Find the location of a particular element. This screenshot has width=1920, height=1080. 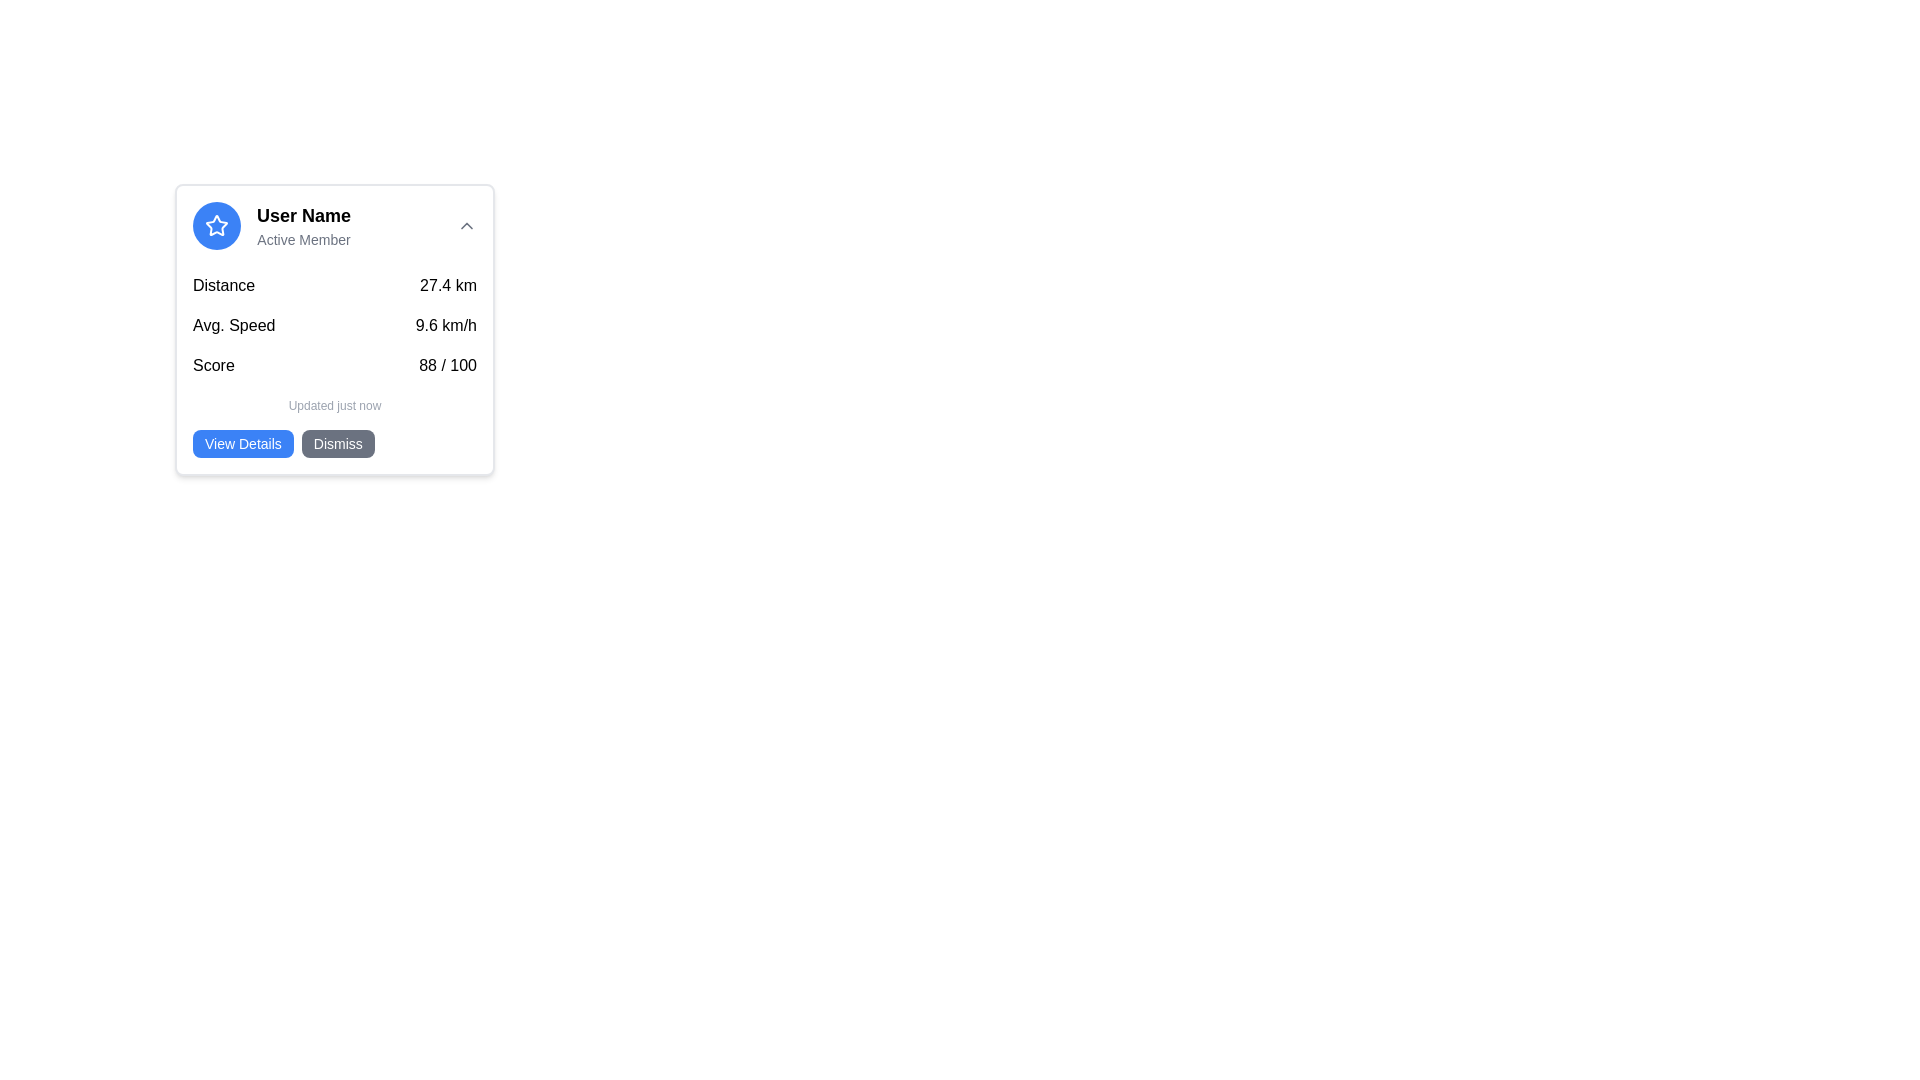

the button located in the lower-left area of the user information card is located at coordinates (242, 442).